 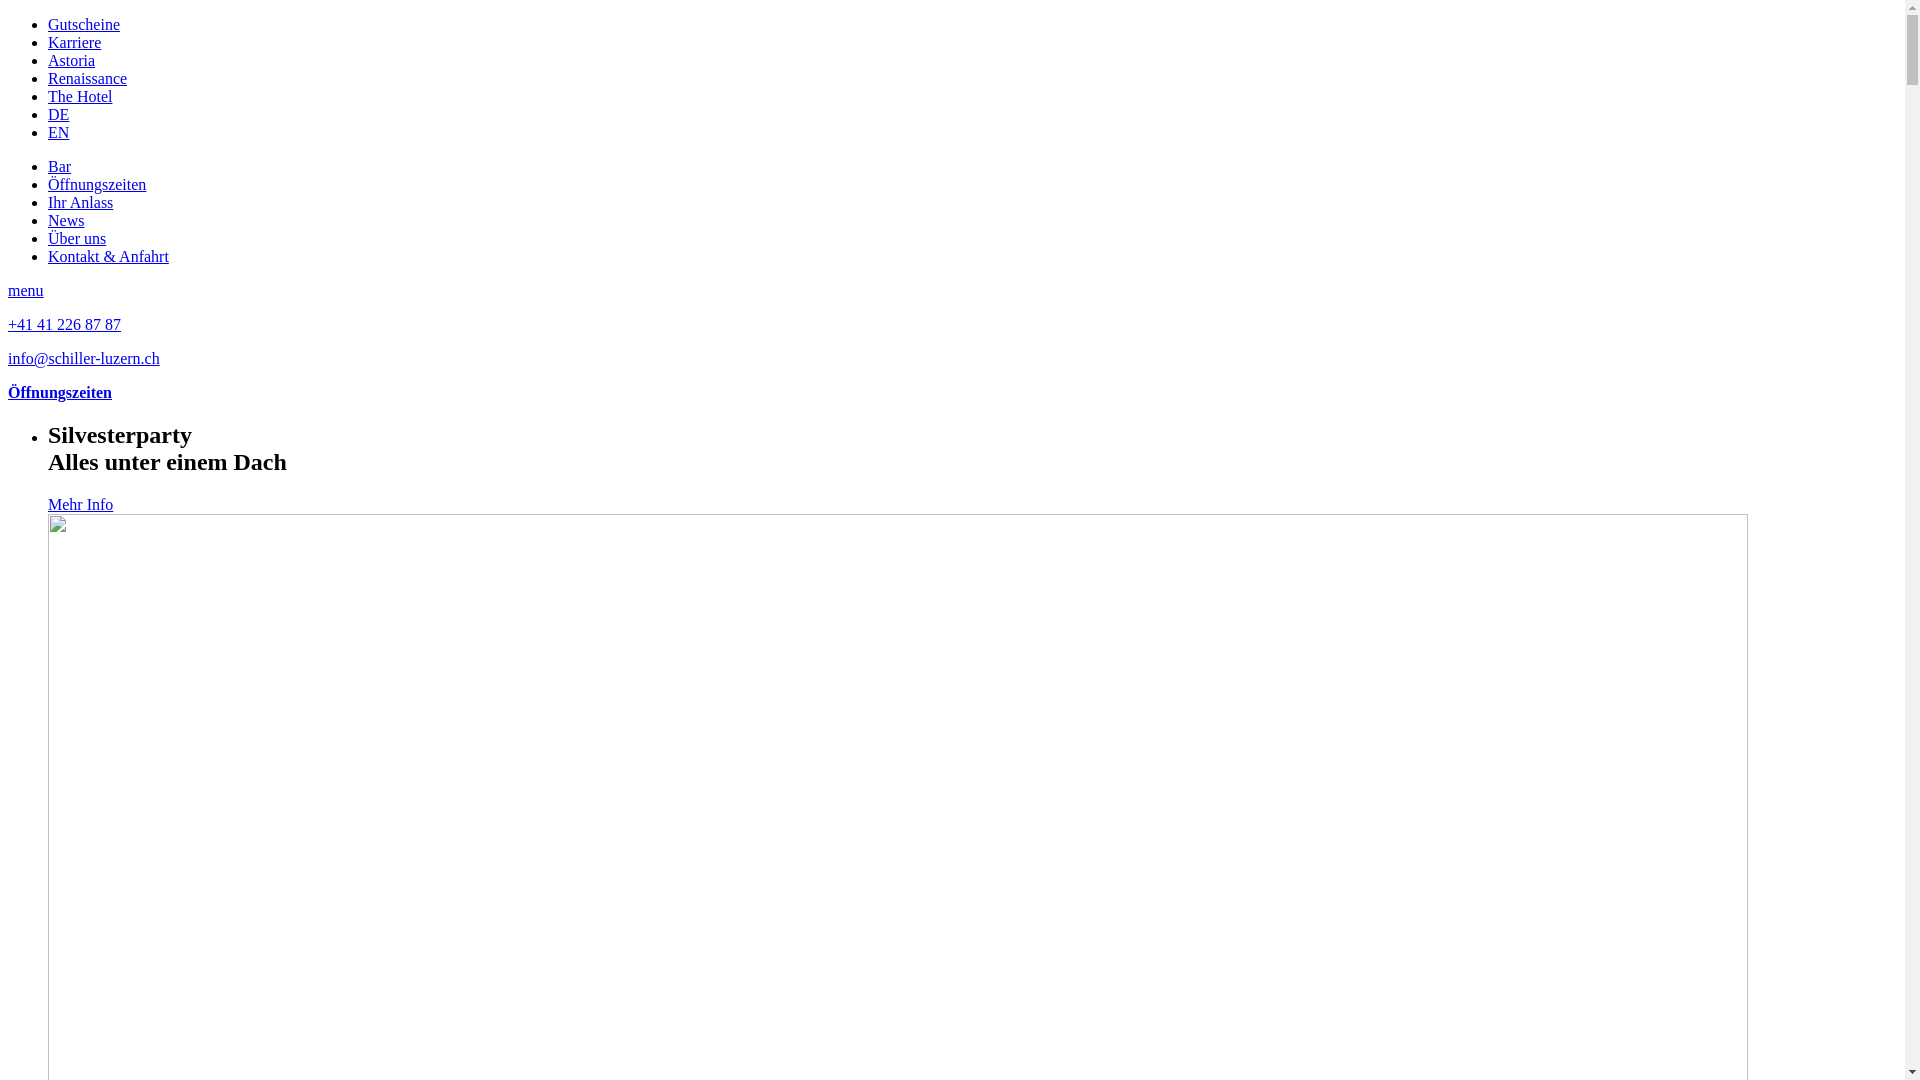 What do you see at coordinates (58, 114) in the screenshot?
I see `'DE'` at bounding box center [58, 114].